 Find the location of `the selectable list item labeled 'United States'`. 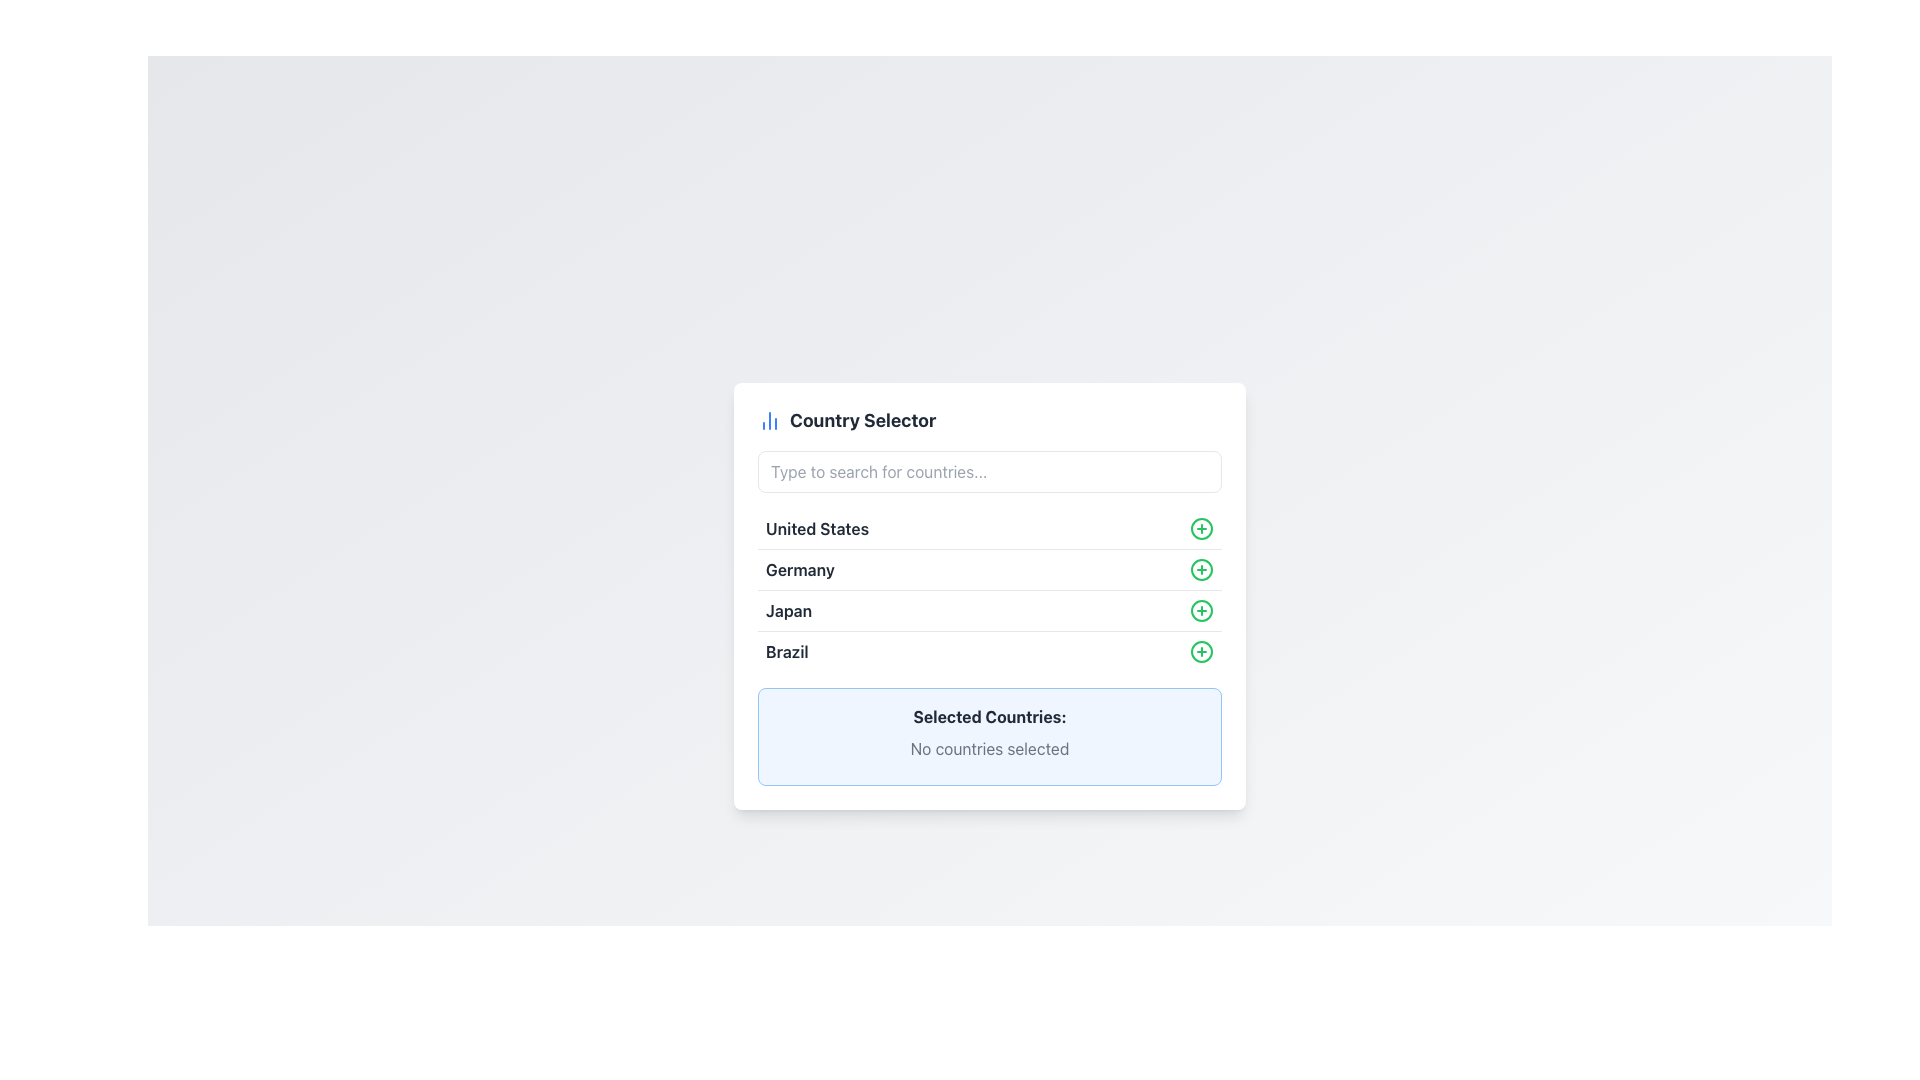

the selectable list item labeled 'United States' is located at coordinates (989, 527).